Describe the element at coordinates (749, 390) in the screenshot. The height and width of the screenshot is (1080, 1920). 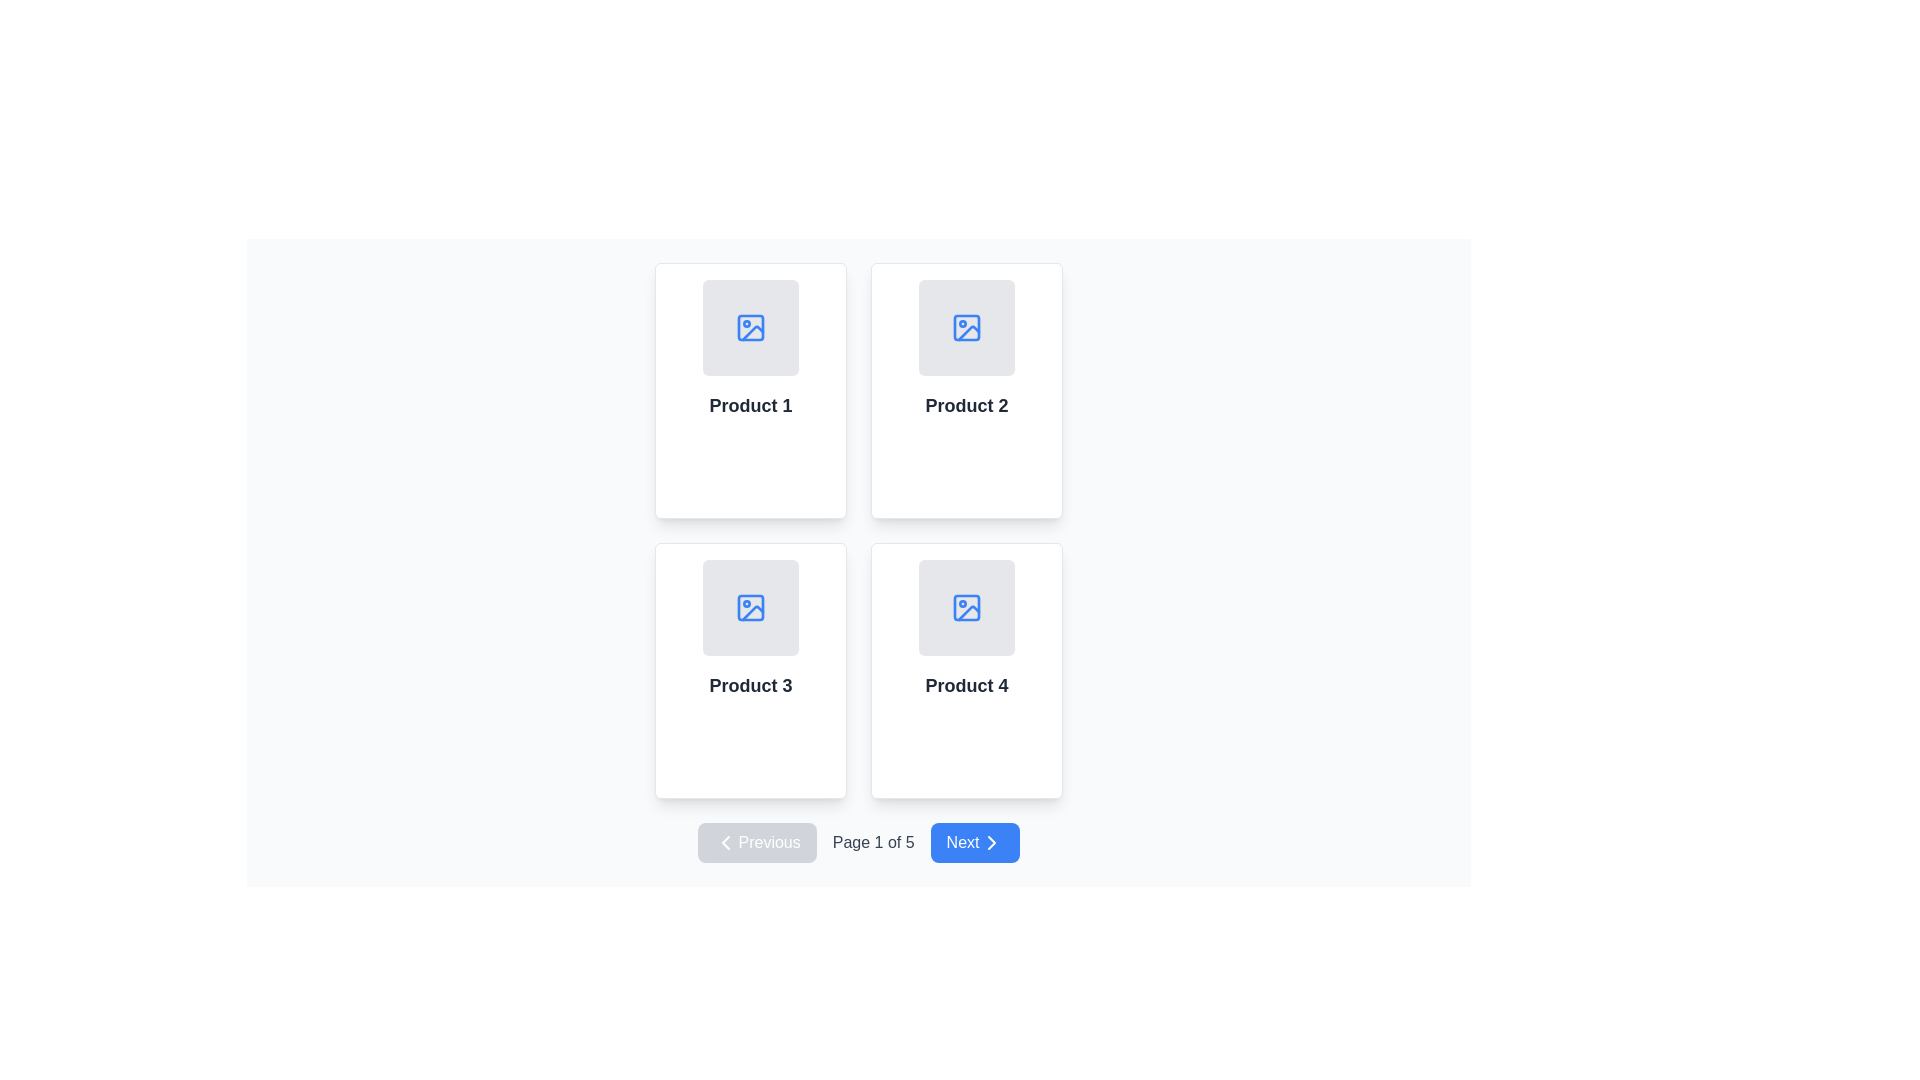
I see `the Product card located in the top-left corner of the grid` at that location.